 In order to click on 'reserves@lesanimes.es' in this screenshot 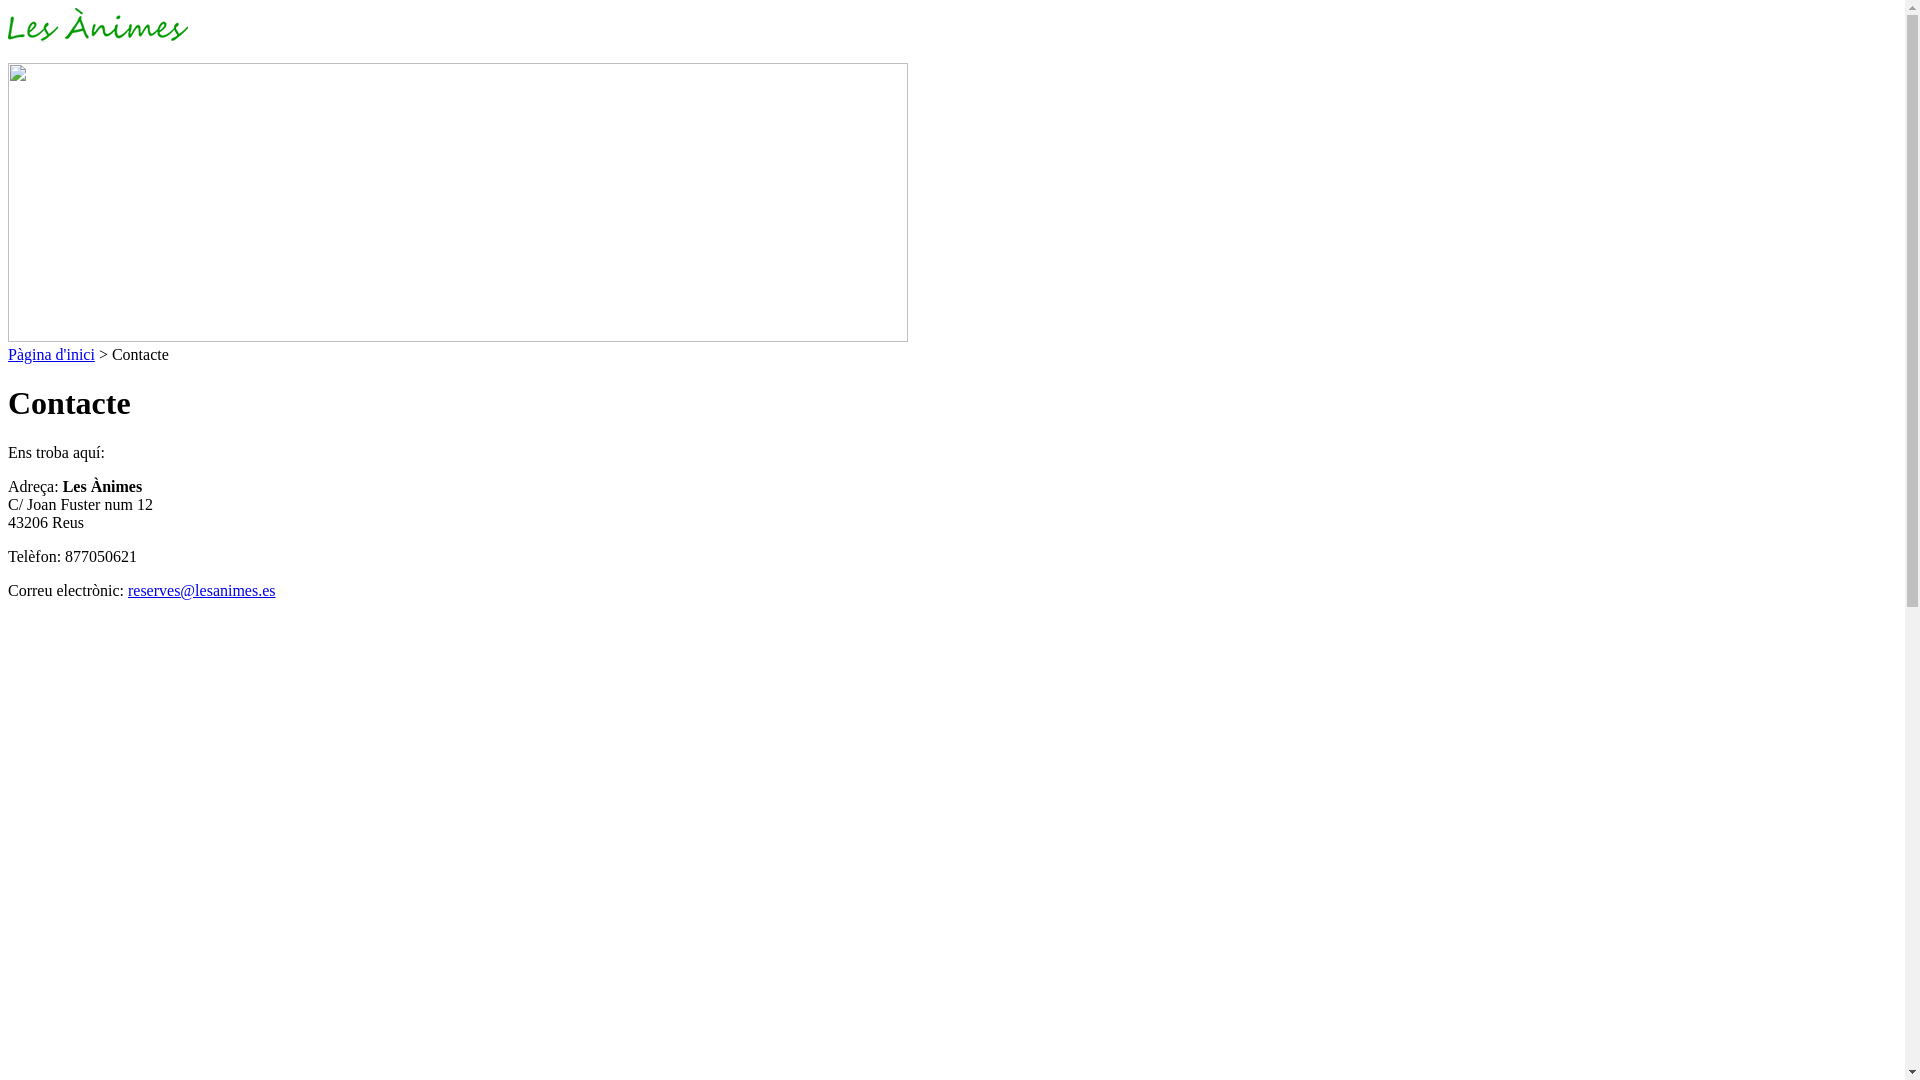, I will do `click(201, 589)`.